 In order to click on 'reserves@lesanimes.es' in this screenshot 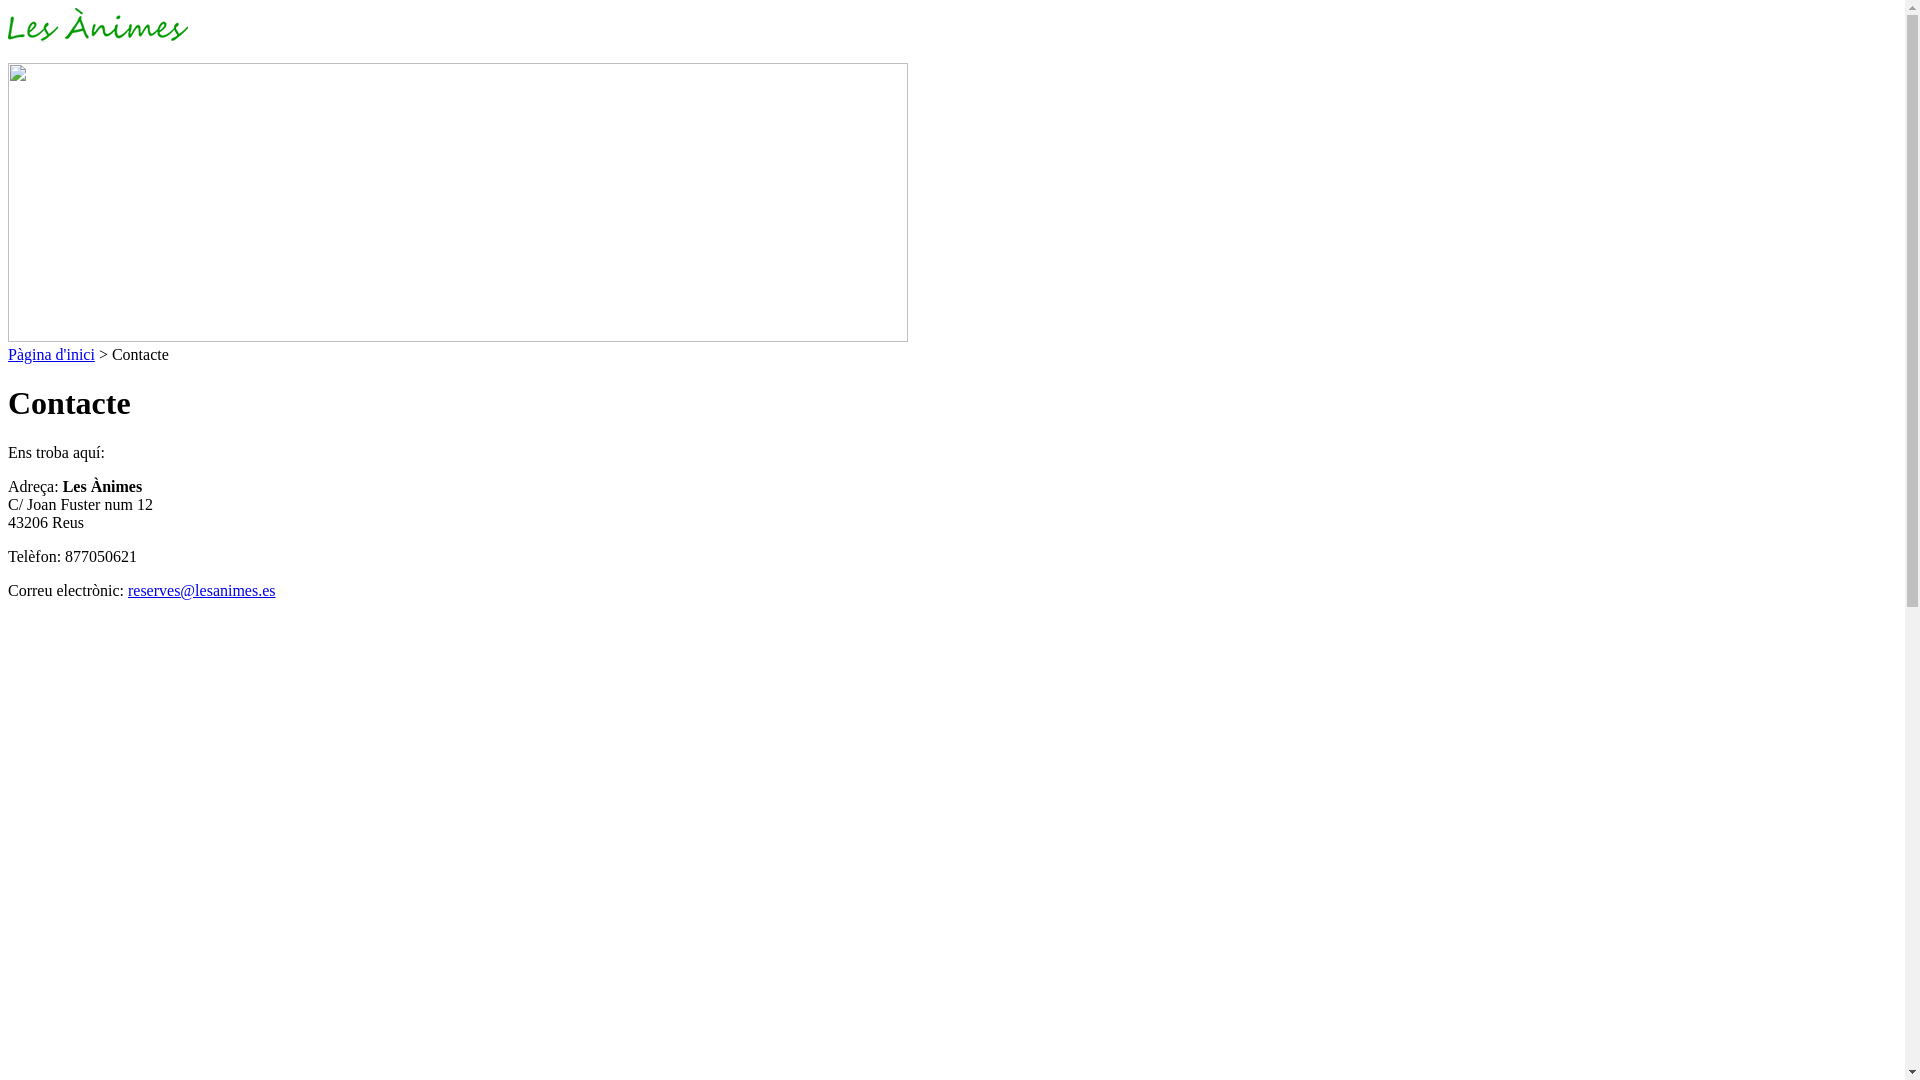, I will do `click(201, 589)`.